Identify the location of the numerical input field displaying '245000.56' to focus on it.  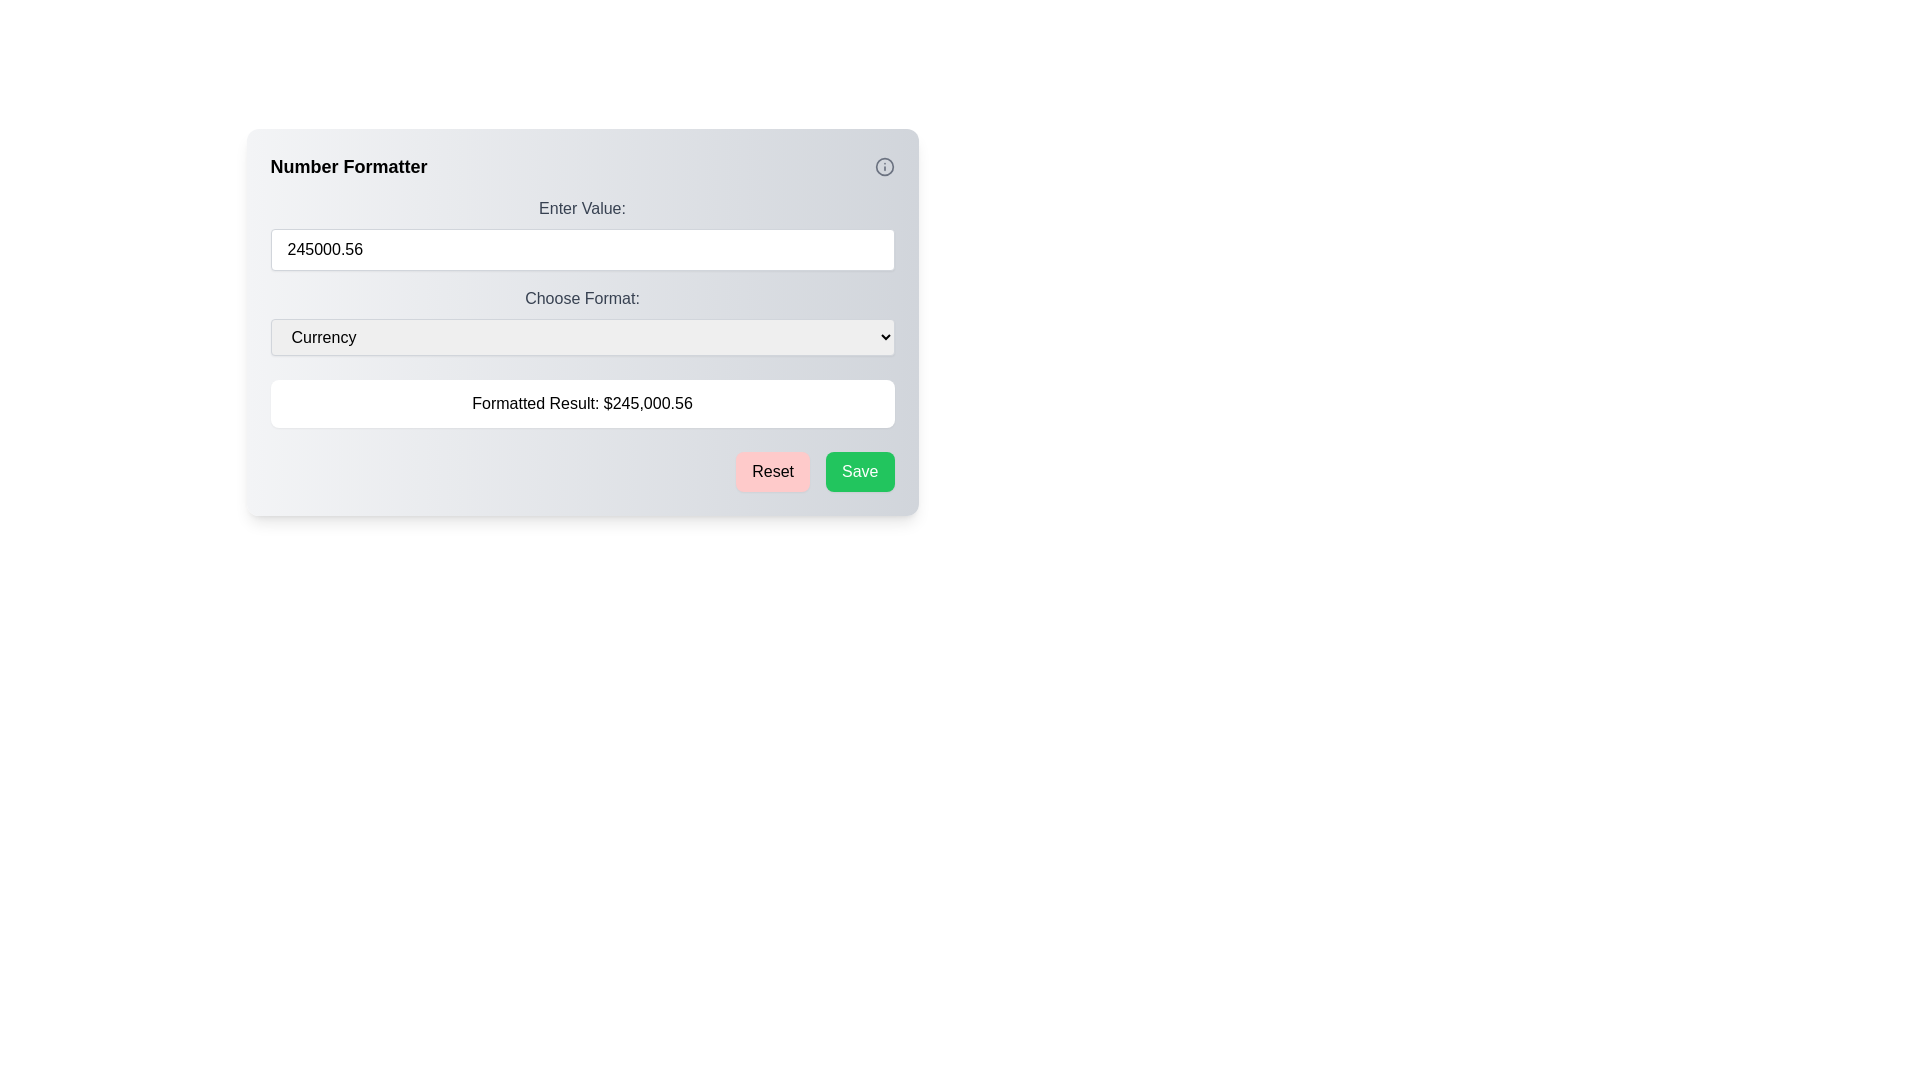
(581, 249).